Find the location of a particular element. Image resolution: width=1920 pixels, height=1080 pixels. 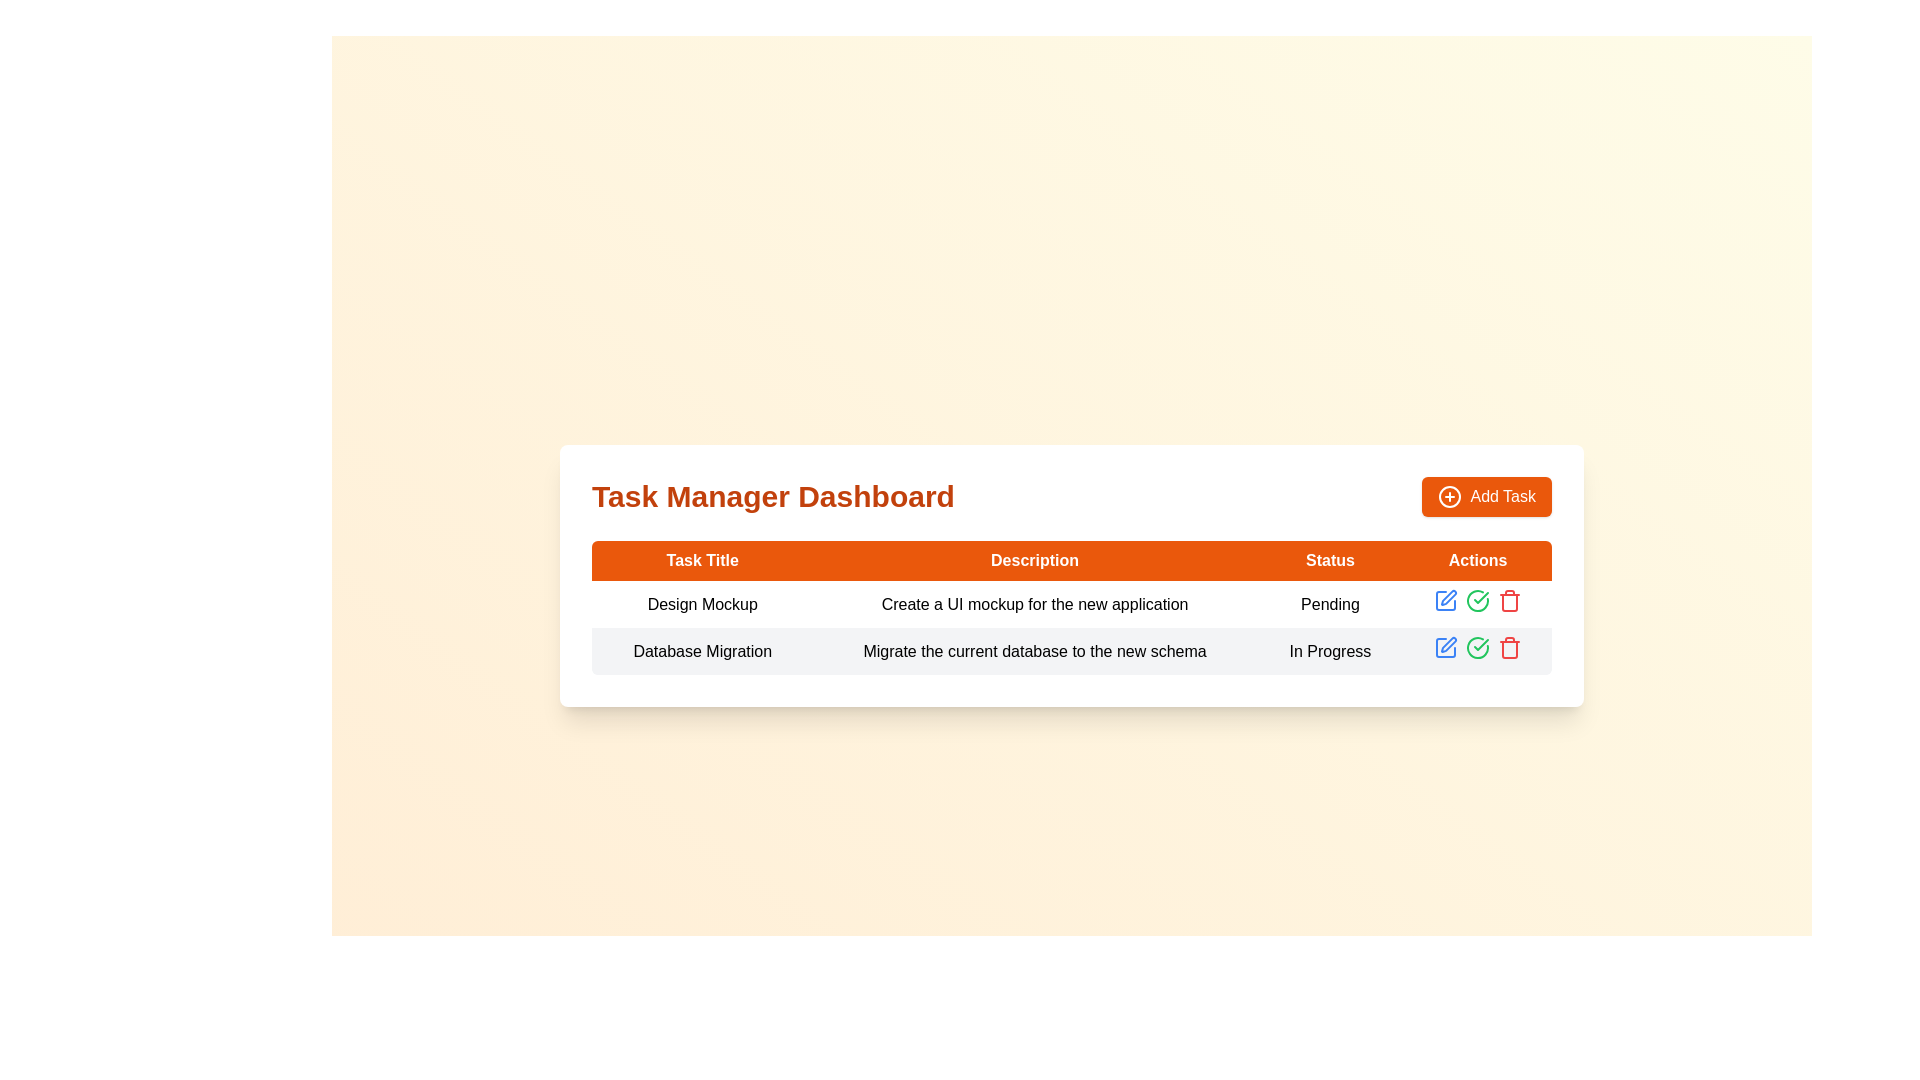

the trash can icon button, which is the rightmost element in the row of action icons under the 'Actions' column for the 'Database Migration' task entry is located at coordinates (1510, 648).